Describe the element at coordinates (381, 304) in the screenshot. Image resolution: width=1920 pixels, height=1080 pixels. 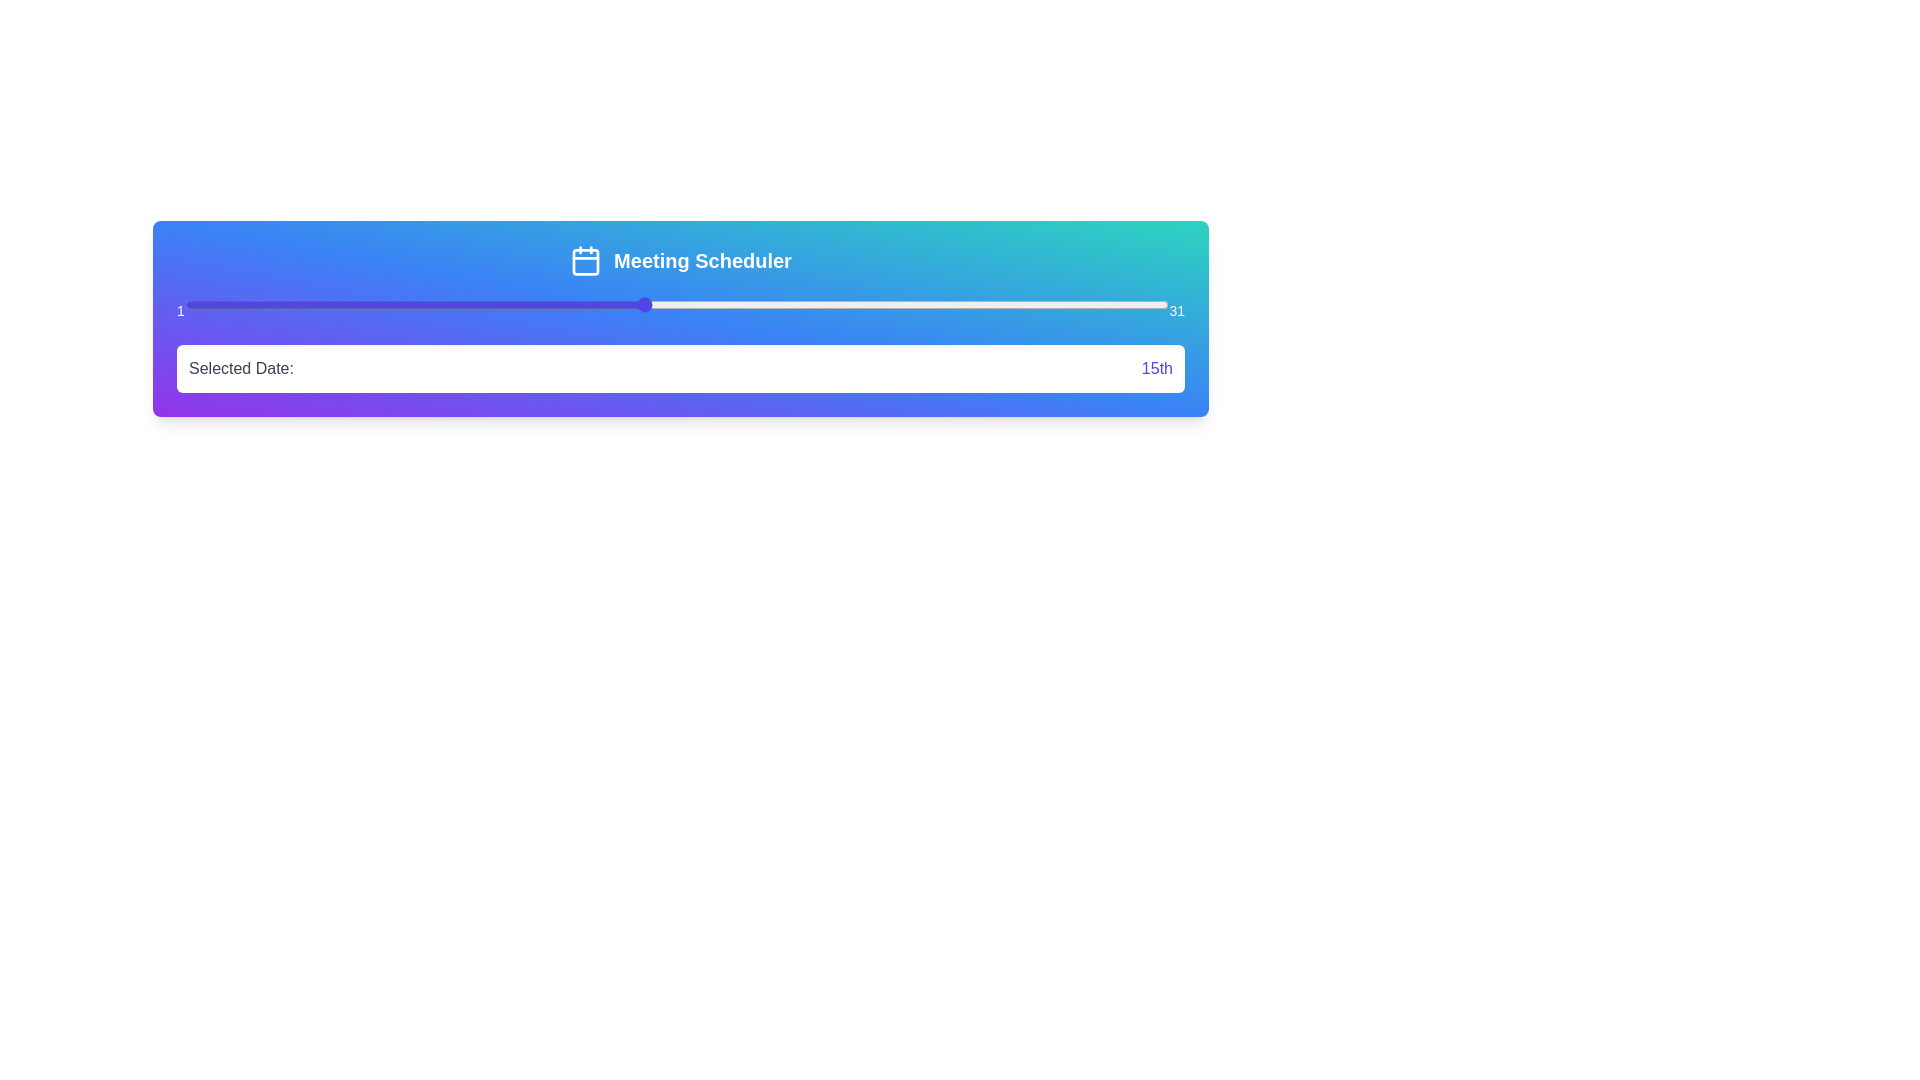
I see `the date` at that location.